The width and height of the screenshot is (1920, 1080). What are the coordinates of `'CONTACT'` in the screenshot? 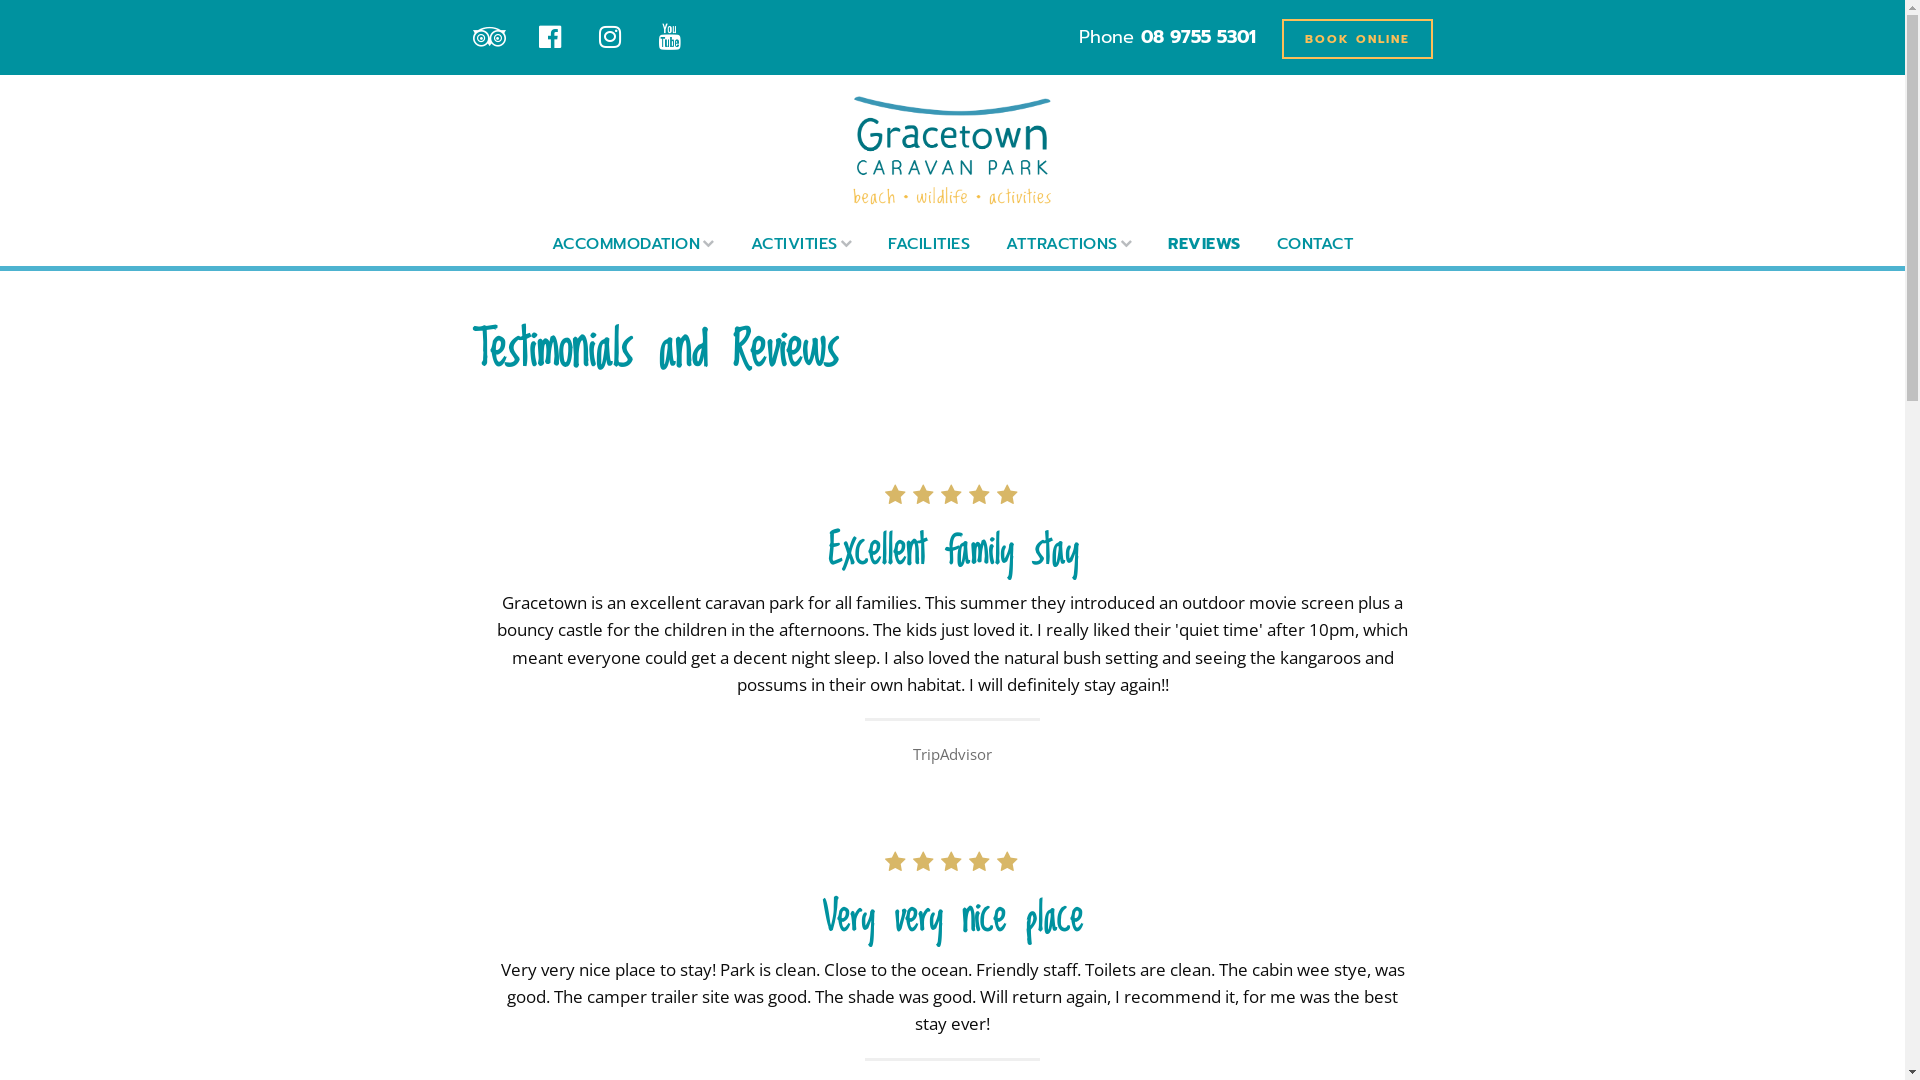 It's located at (1315, 242).